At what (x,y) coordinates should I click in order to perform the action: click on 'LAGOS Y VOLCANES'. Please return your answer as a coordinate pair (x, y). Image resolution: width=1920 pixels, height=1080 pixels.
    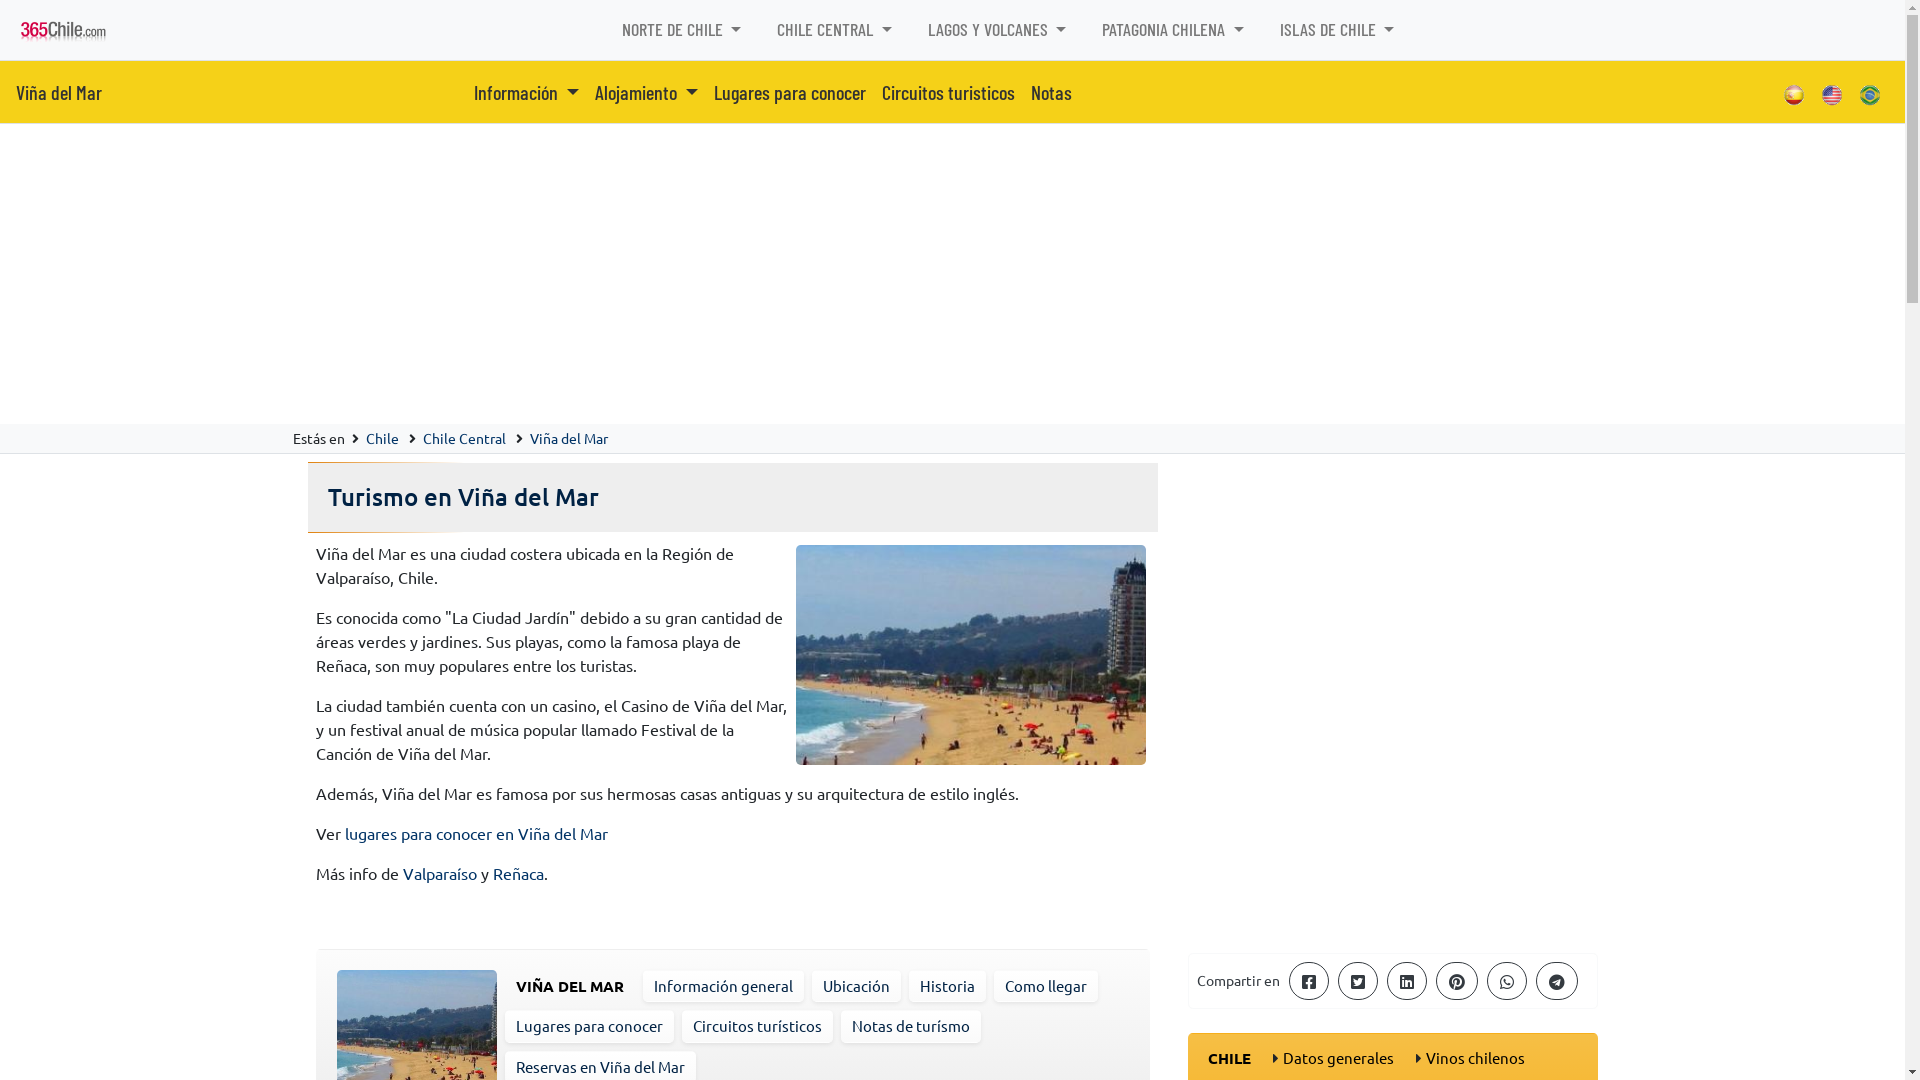
    Looking at the image, I should click on (997, 29).